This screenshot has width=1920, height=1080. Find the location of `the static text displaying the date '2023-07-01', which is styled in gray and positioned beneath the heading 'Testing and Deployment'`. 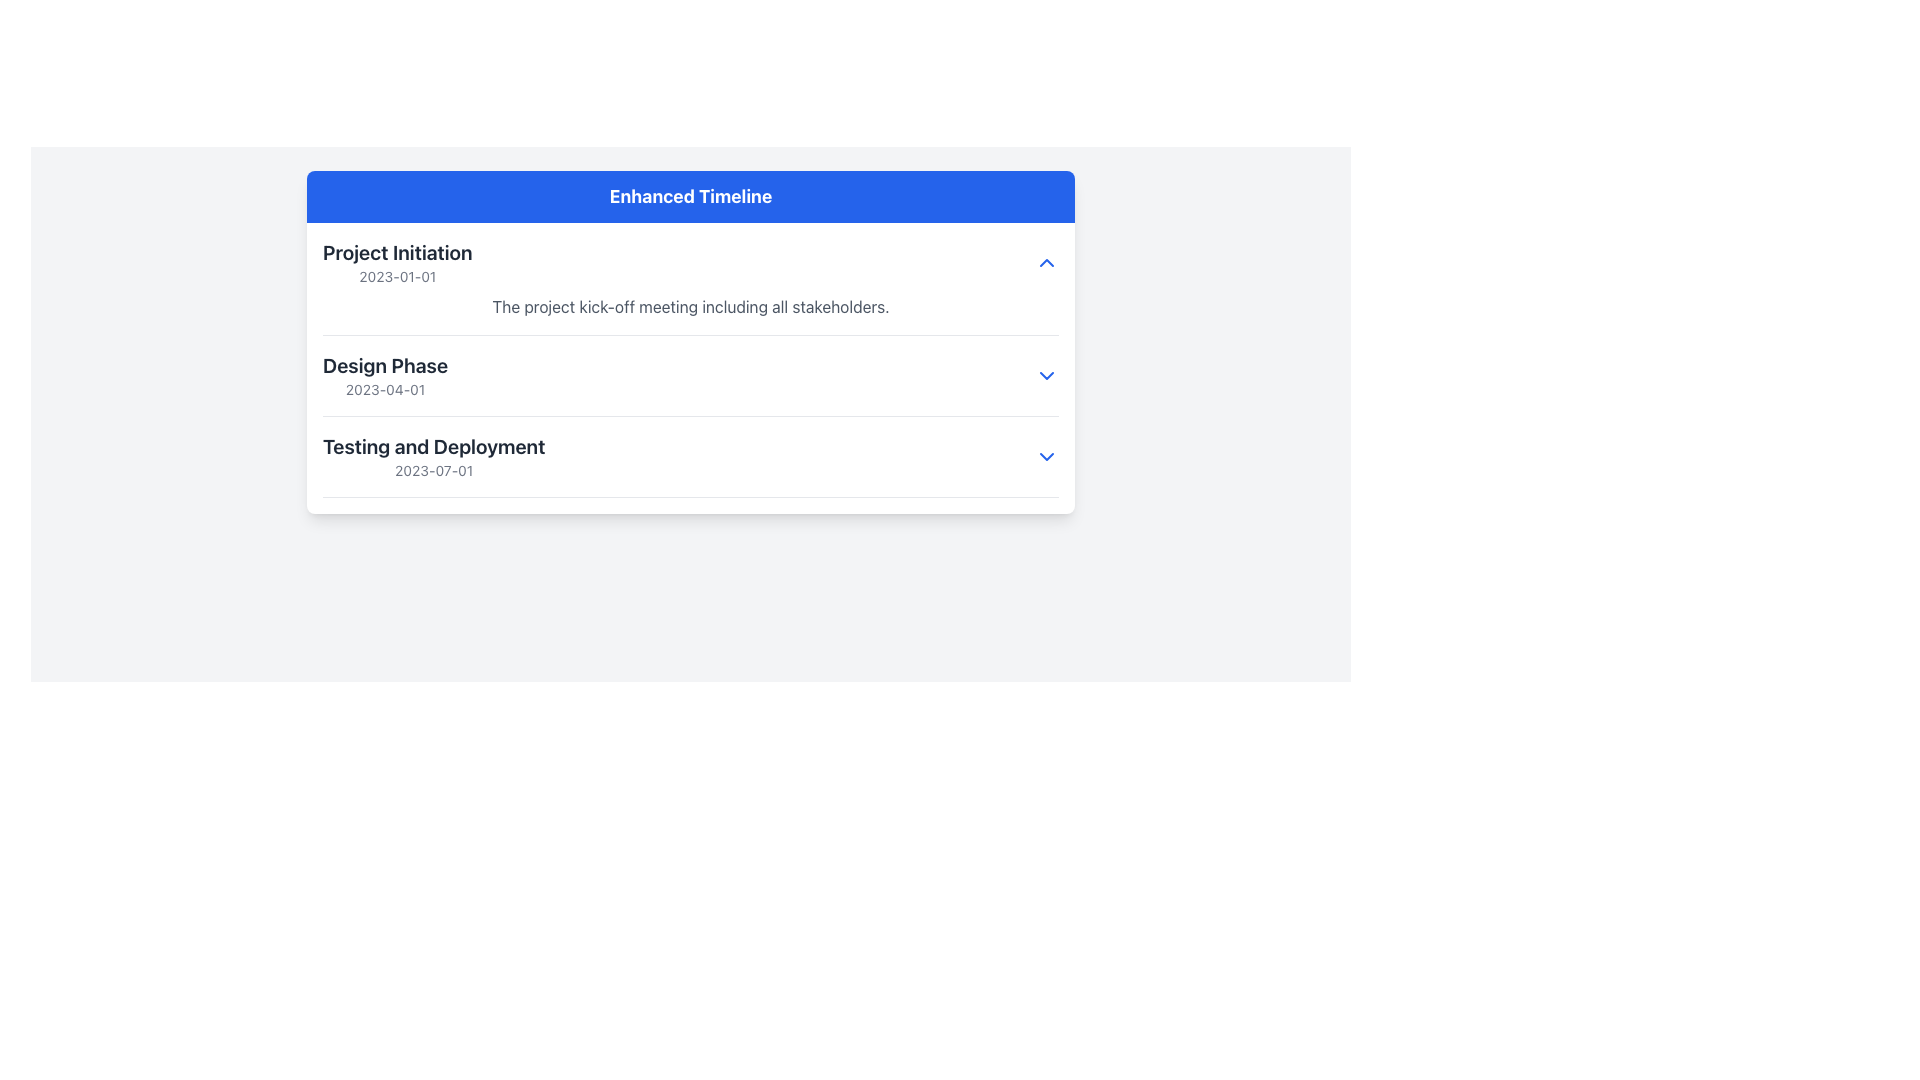

the static text displaying the date '2023-07-01', which is styled in gray and positioned beneath the heading 'Testing and Deployment' is located at coordinates (433, 470).